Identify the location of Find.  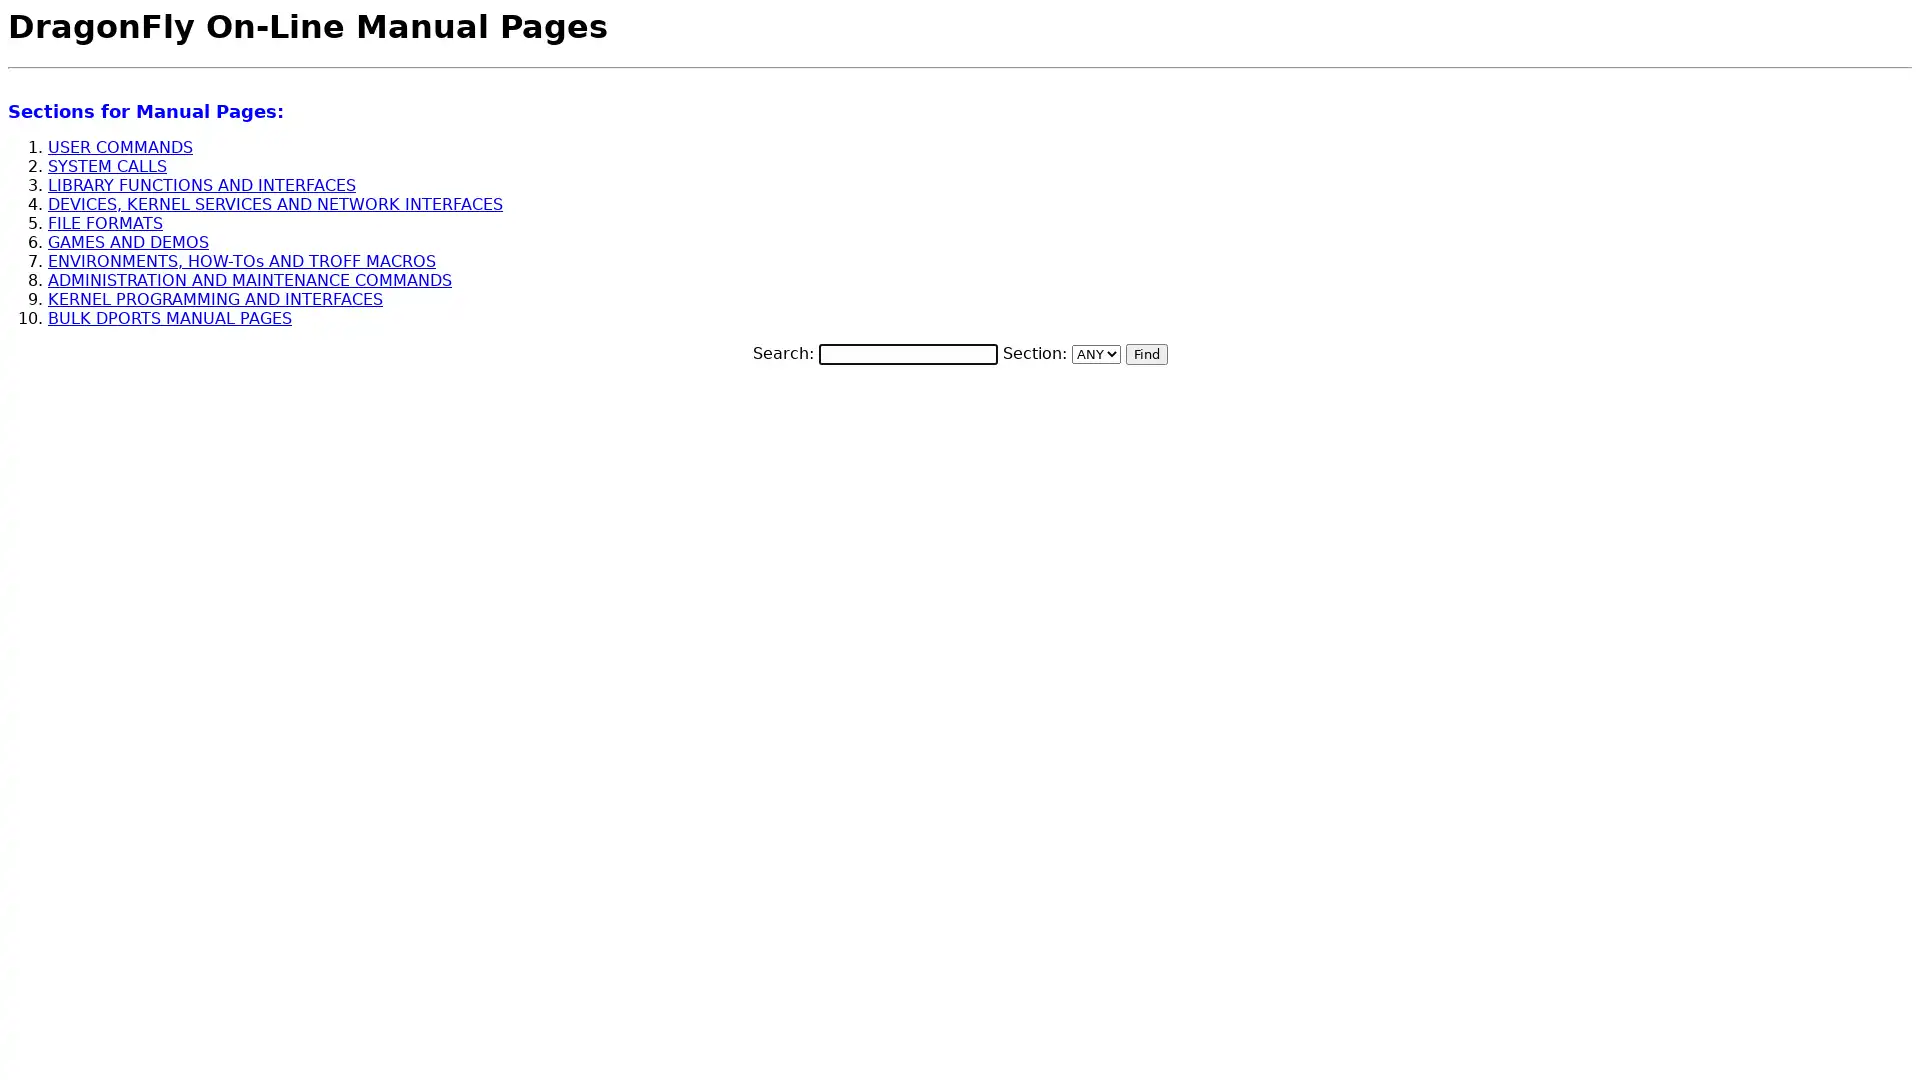
(1146, 352).